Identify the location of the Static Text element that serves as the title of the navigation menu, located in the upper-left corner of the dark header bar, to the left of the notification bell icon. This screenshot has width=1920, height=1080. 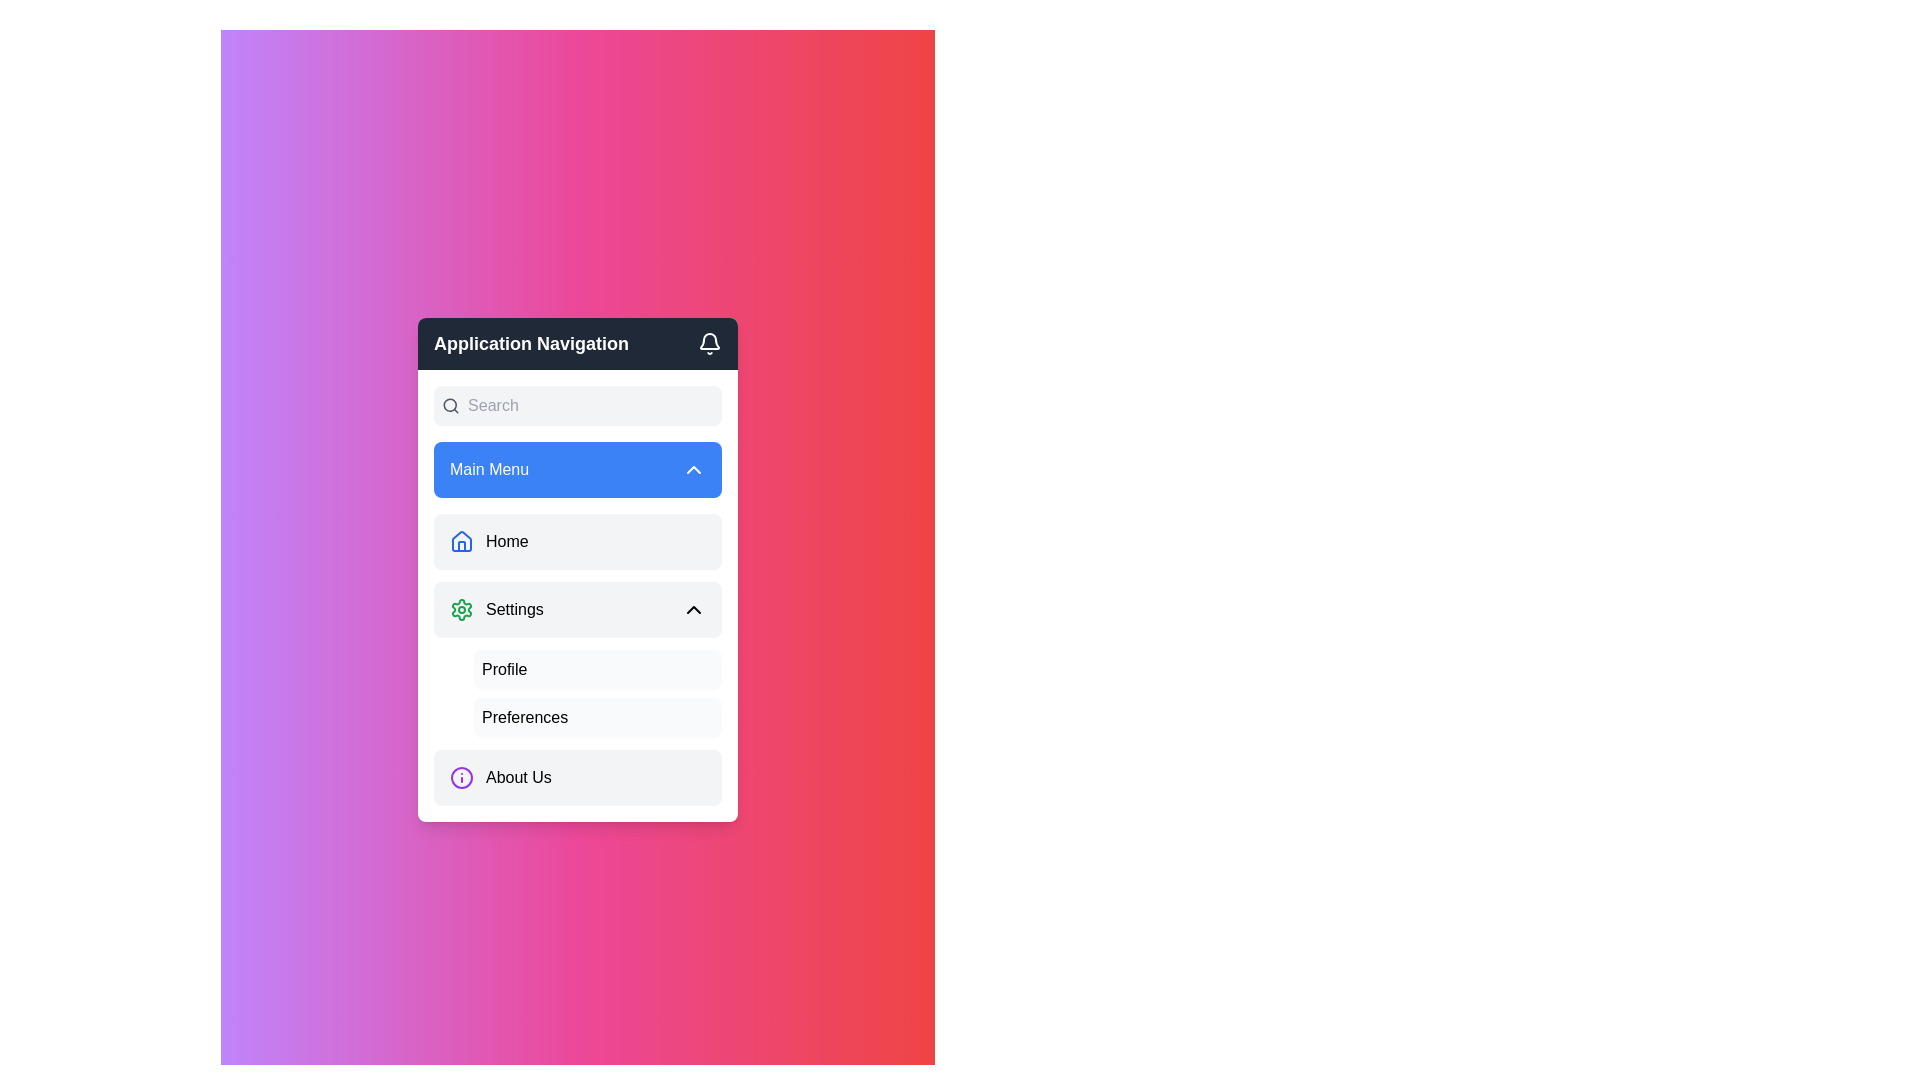
(531, 342).